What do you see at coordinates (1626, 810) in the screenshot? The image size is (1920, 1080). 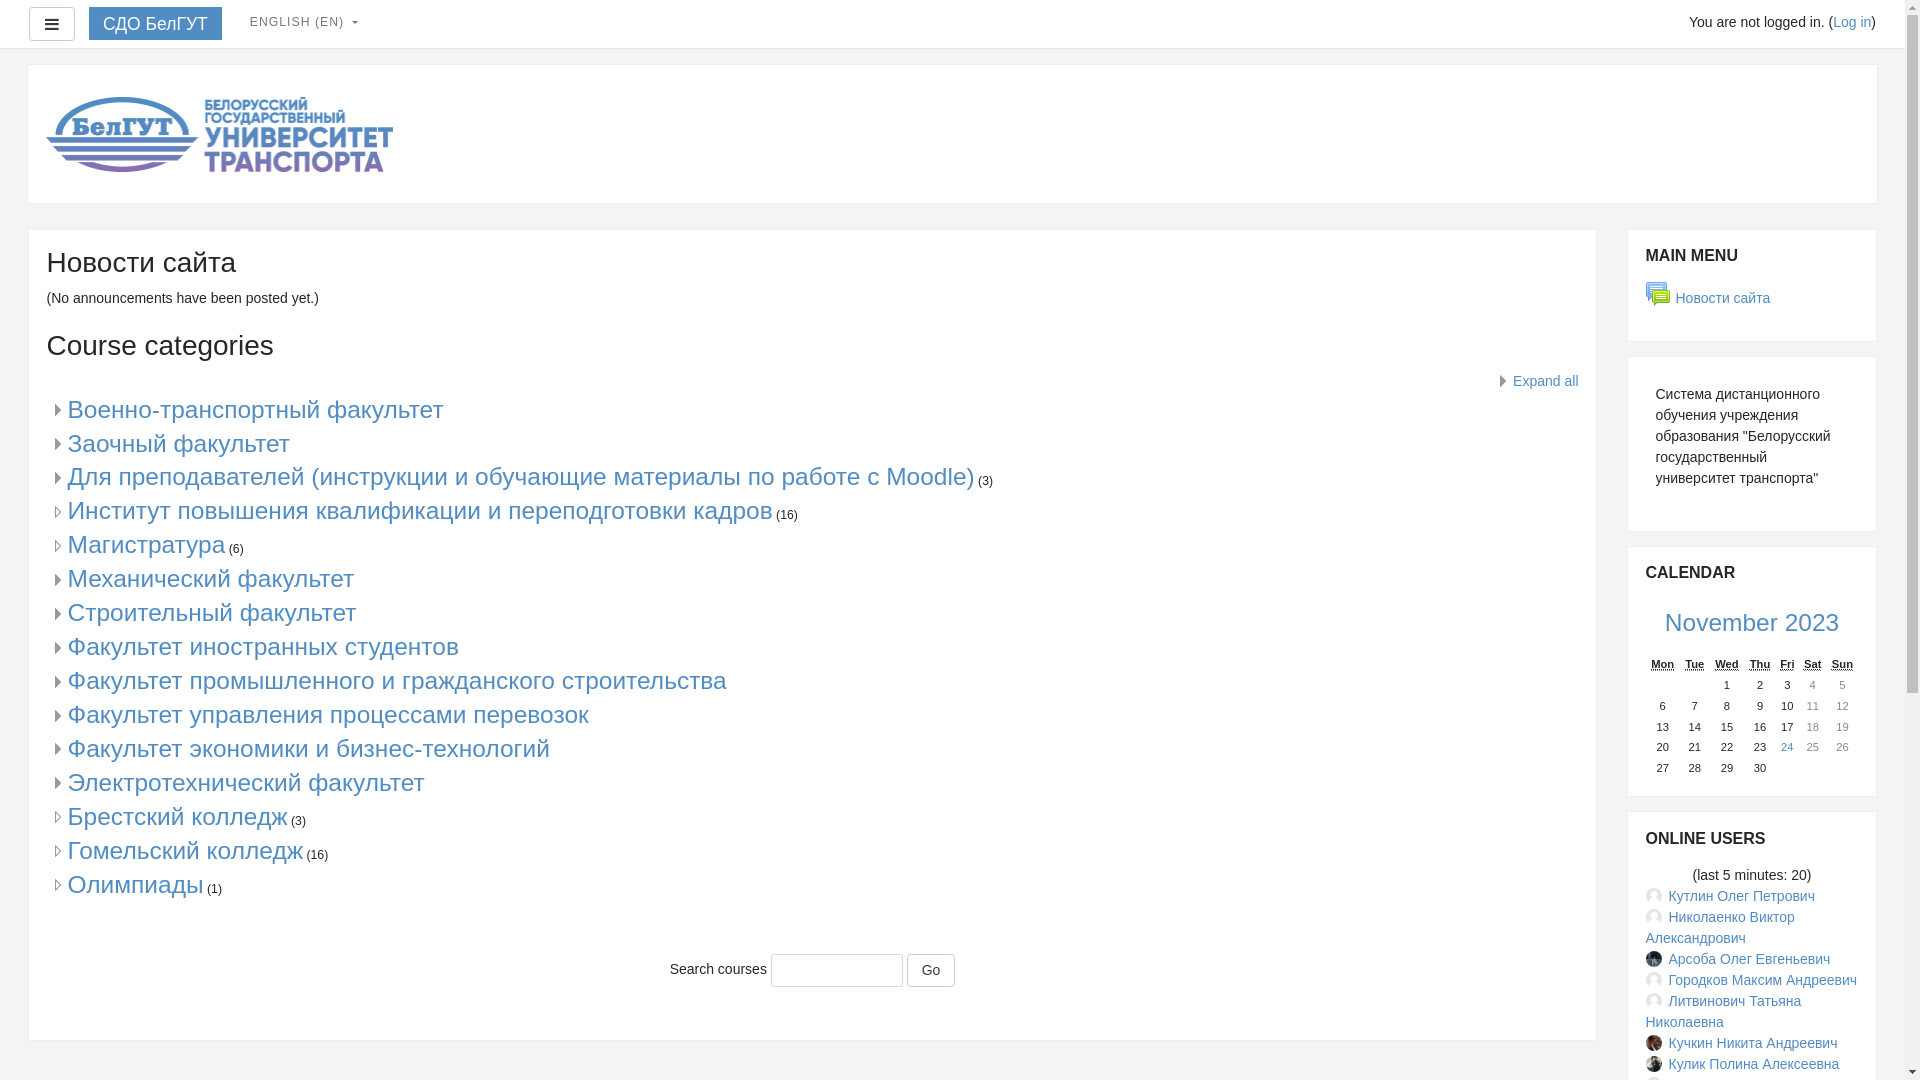 I see `'Skip Online users'` at bounding box center [1626, 810].